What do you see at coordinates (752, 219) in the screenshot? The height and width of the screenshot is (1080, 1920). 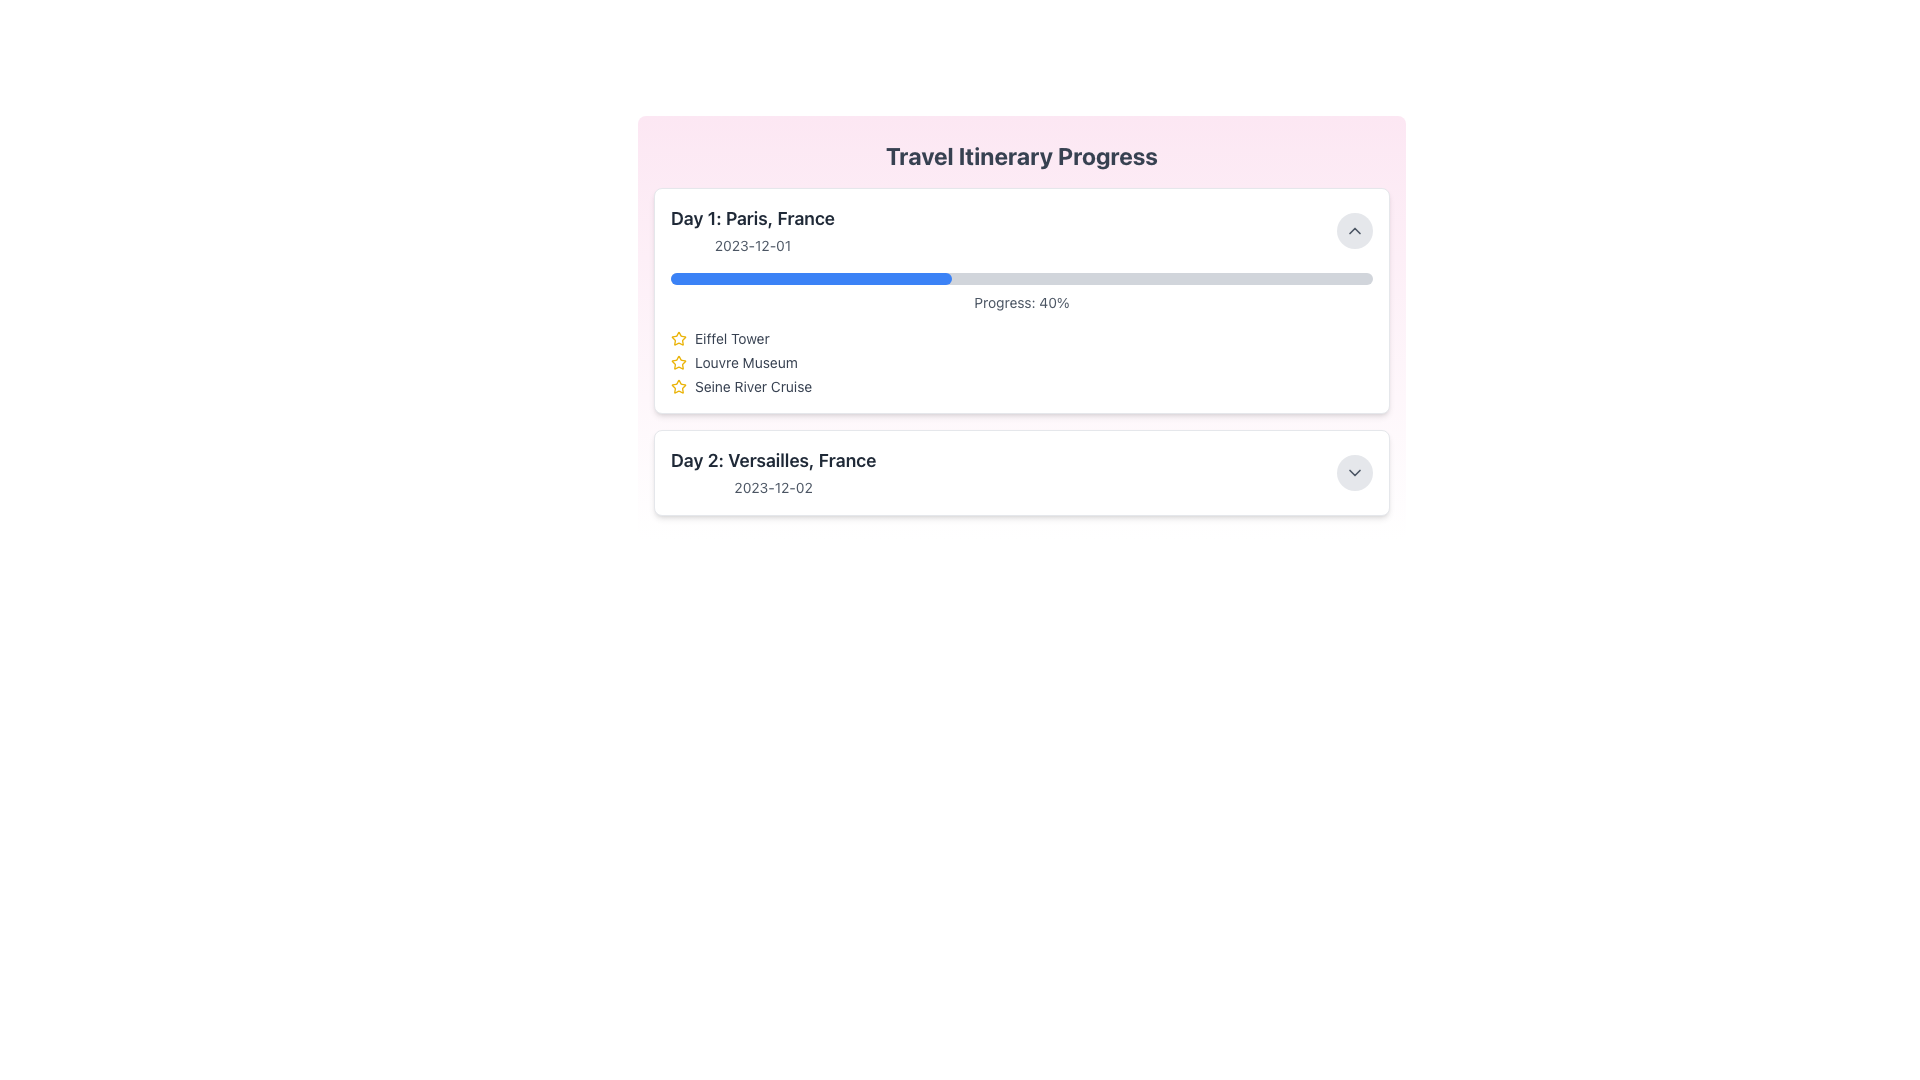 I see `text content of the header Text Label that describes 'Day 1: Paris, France' in the upper-left area of the travel itinerary card` at bounding box center [752, 219].